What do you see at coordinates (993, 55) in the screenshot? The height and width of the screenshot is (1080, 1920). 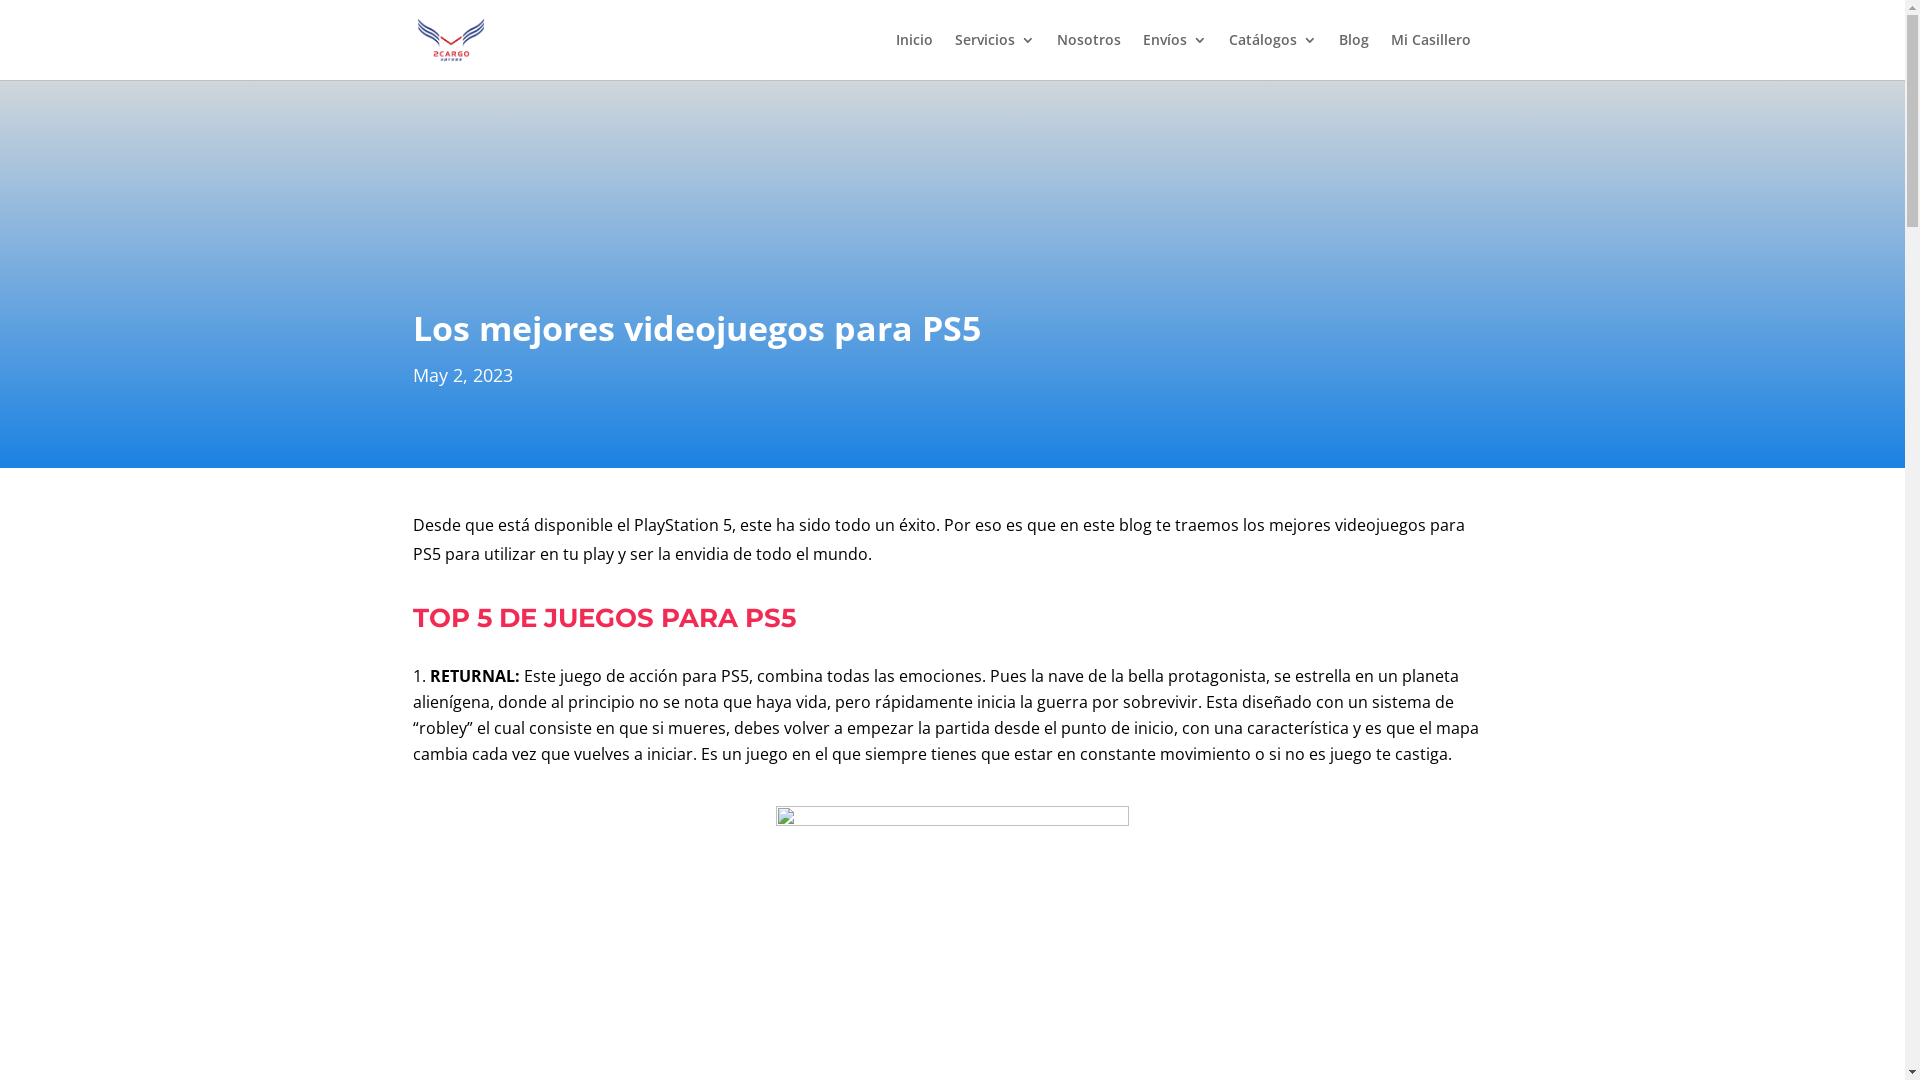 I see `'Servicios'` at bounding box center [993, 55].